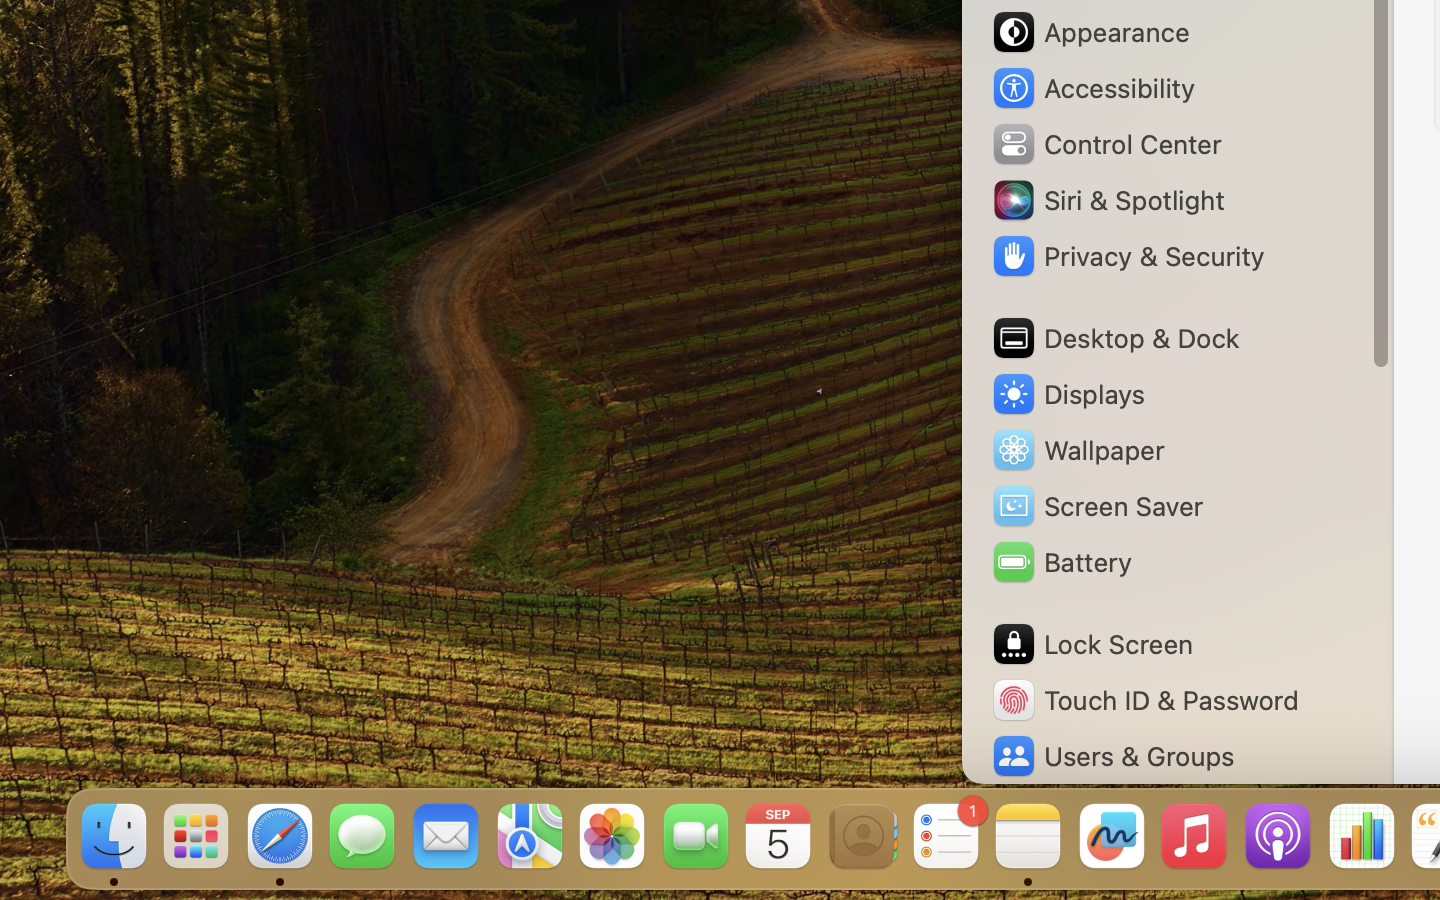  What do you see at coordinates (1088, 31) in the screenshot?
I see `'Appearance'` at bounding box center [1088, 31].